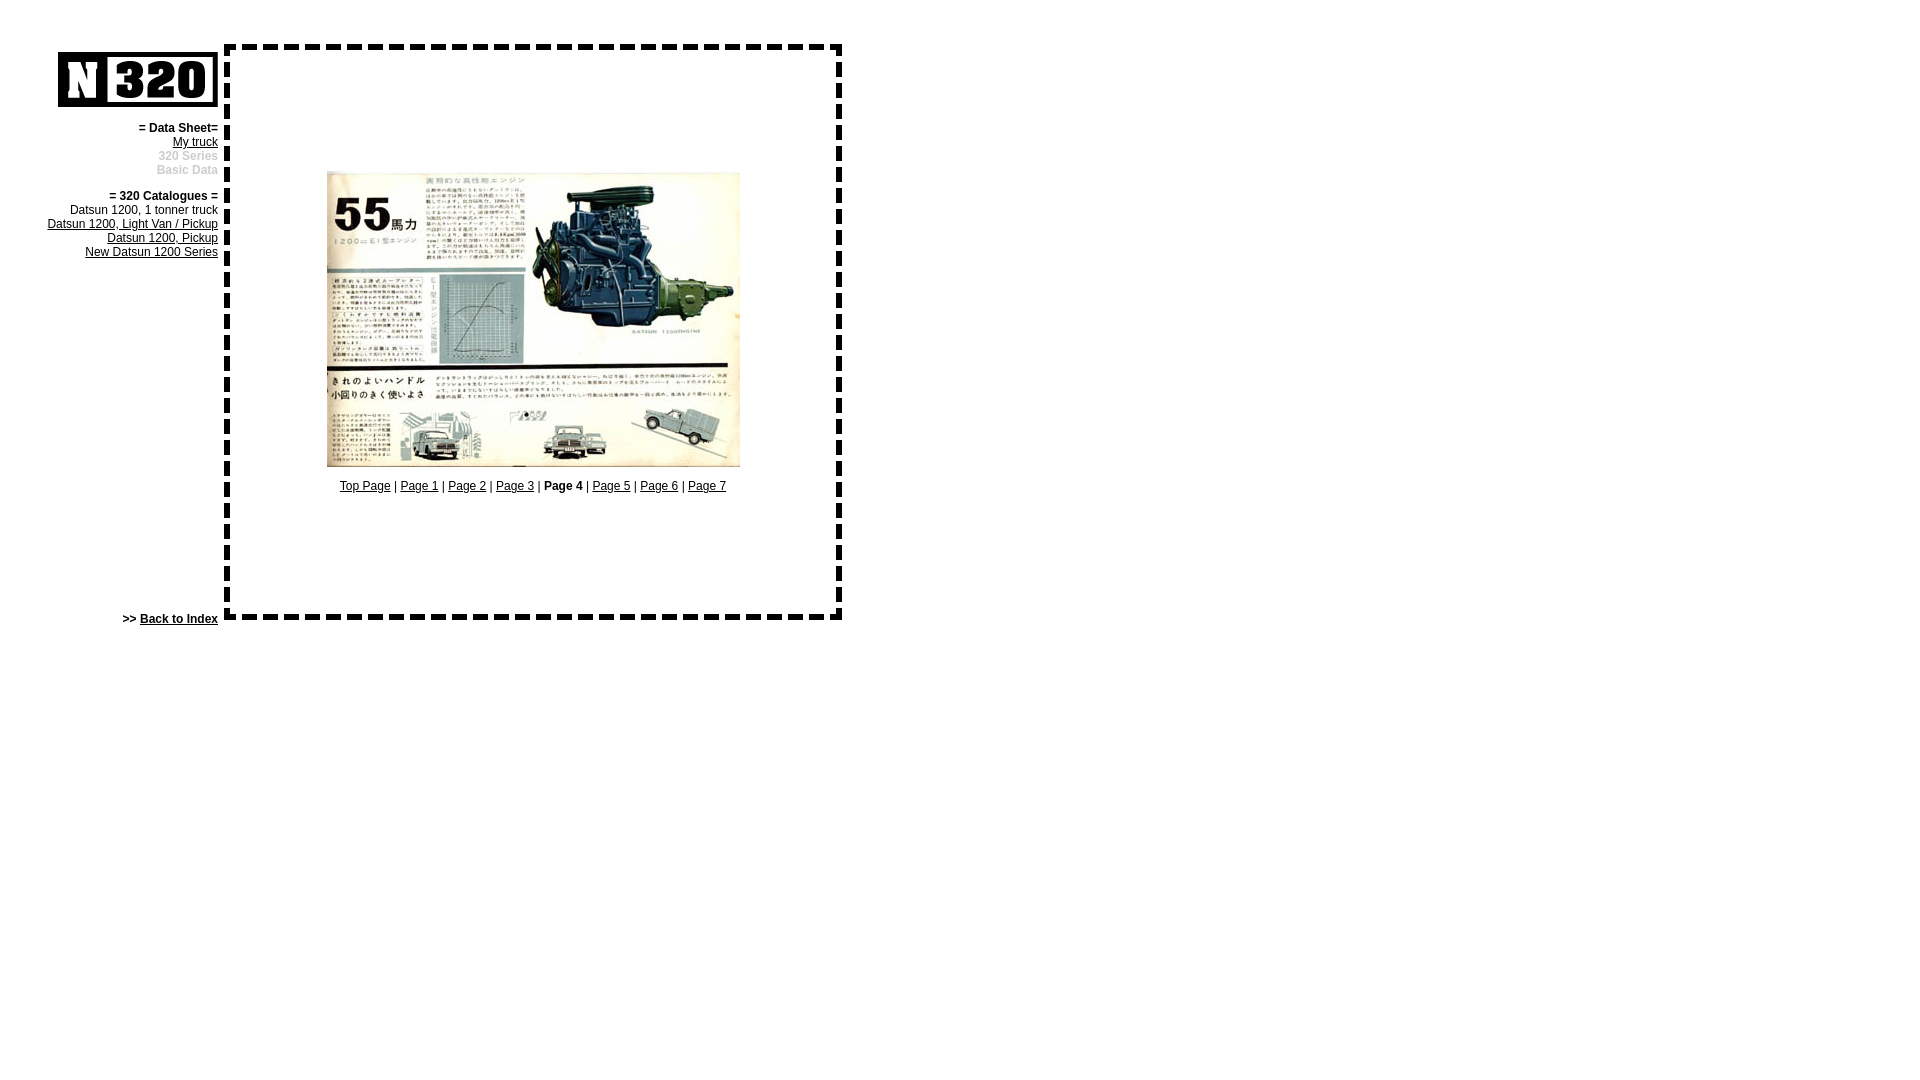 The image size is (1920, 1080). What do you see at coordinates (365, 486) in the screenshot?
I see `'Top Page'` at bounding box center [365, 486].